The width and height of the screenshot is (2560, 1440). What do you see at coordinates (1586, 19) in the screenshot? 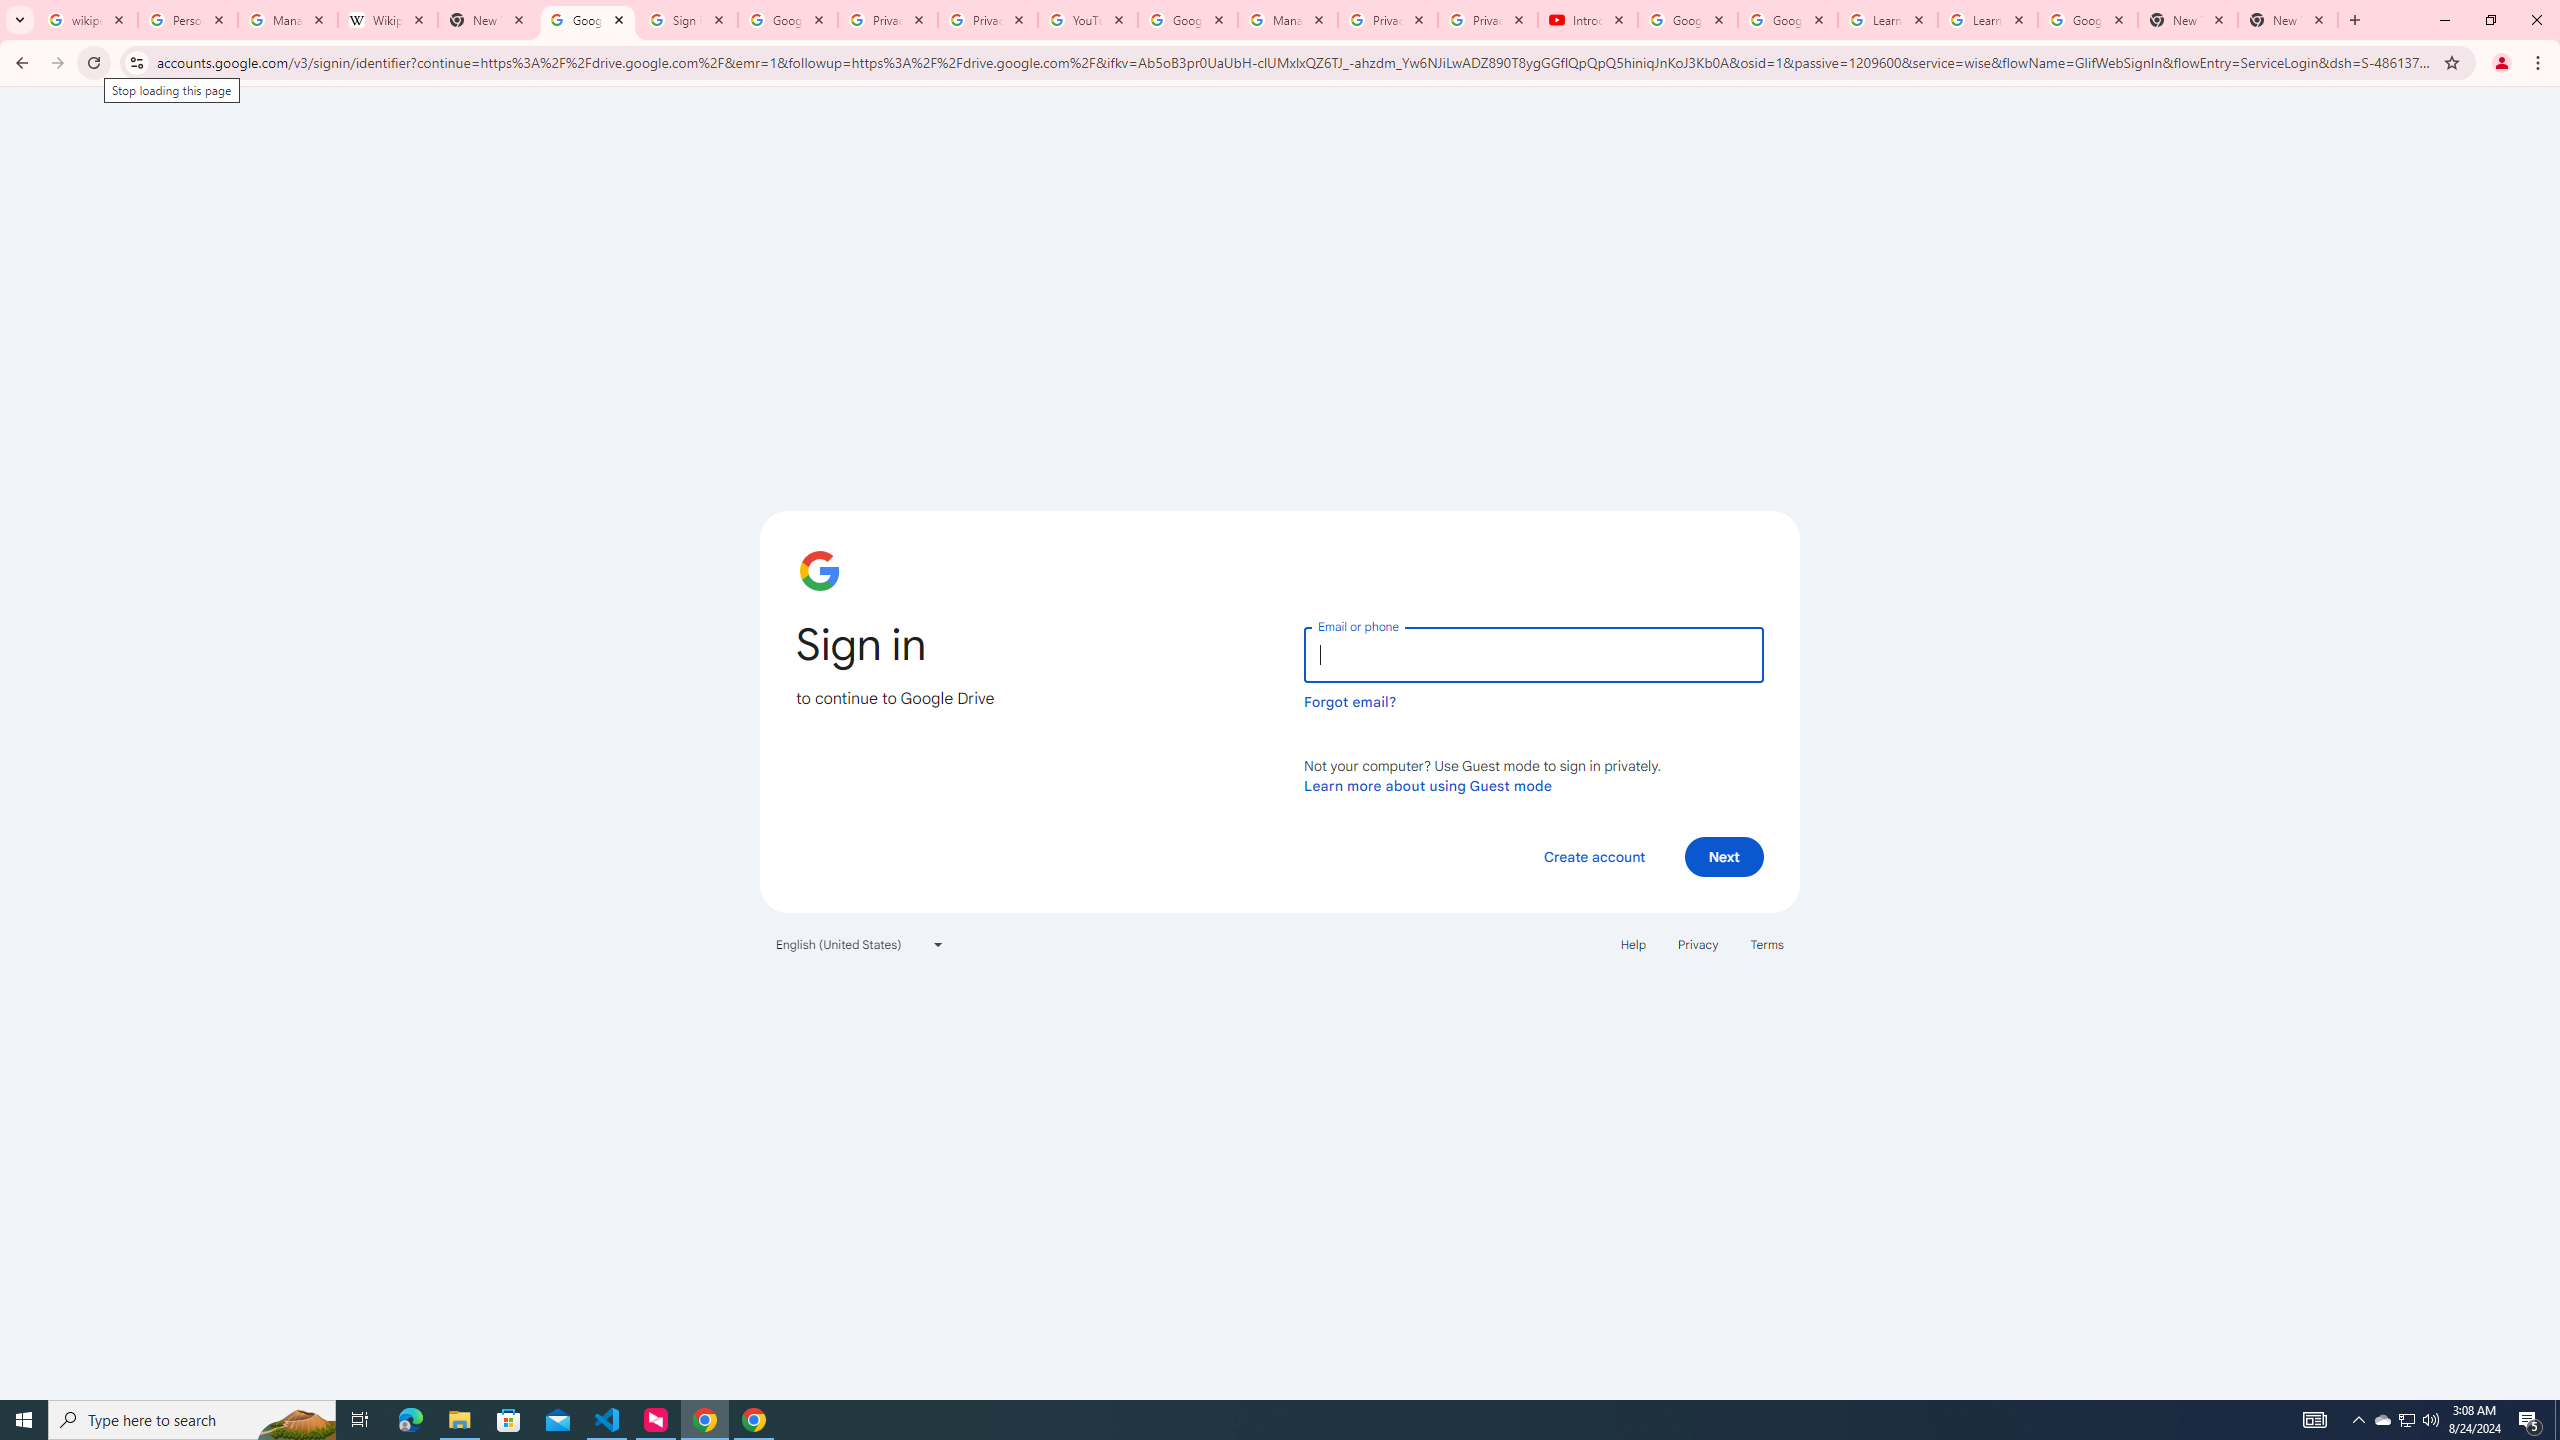
I see `'Introduction | Google Privacy Policy - YouTube'` at bounding box center [1586, 19].